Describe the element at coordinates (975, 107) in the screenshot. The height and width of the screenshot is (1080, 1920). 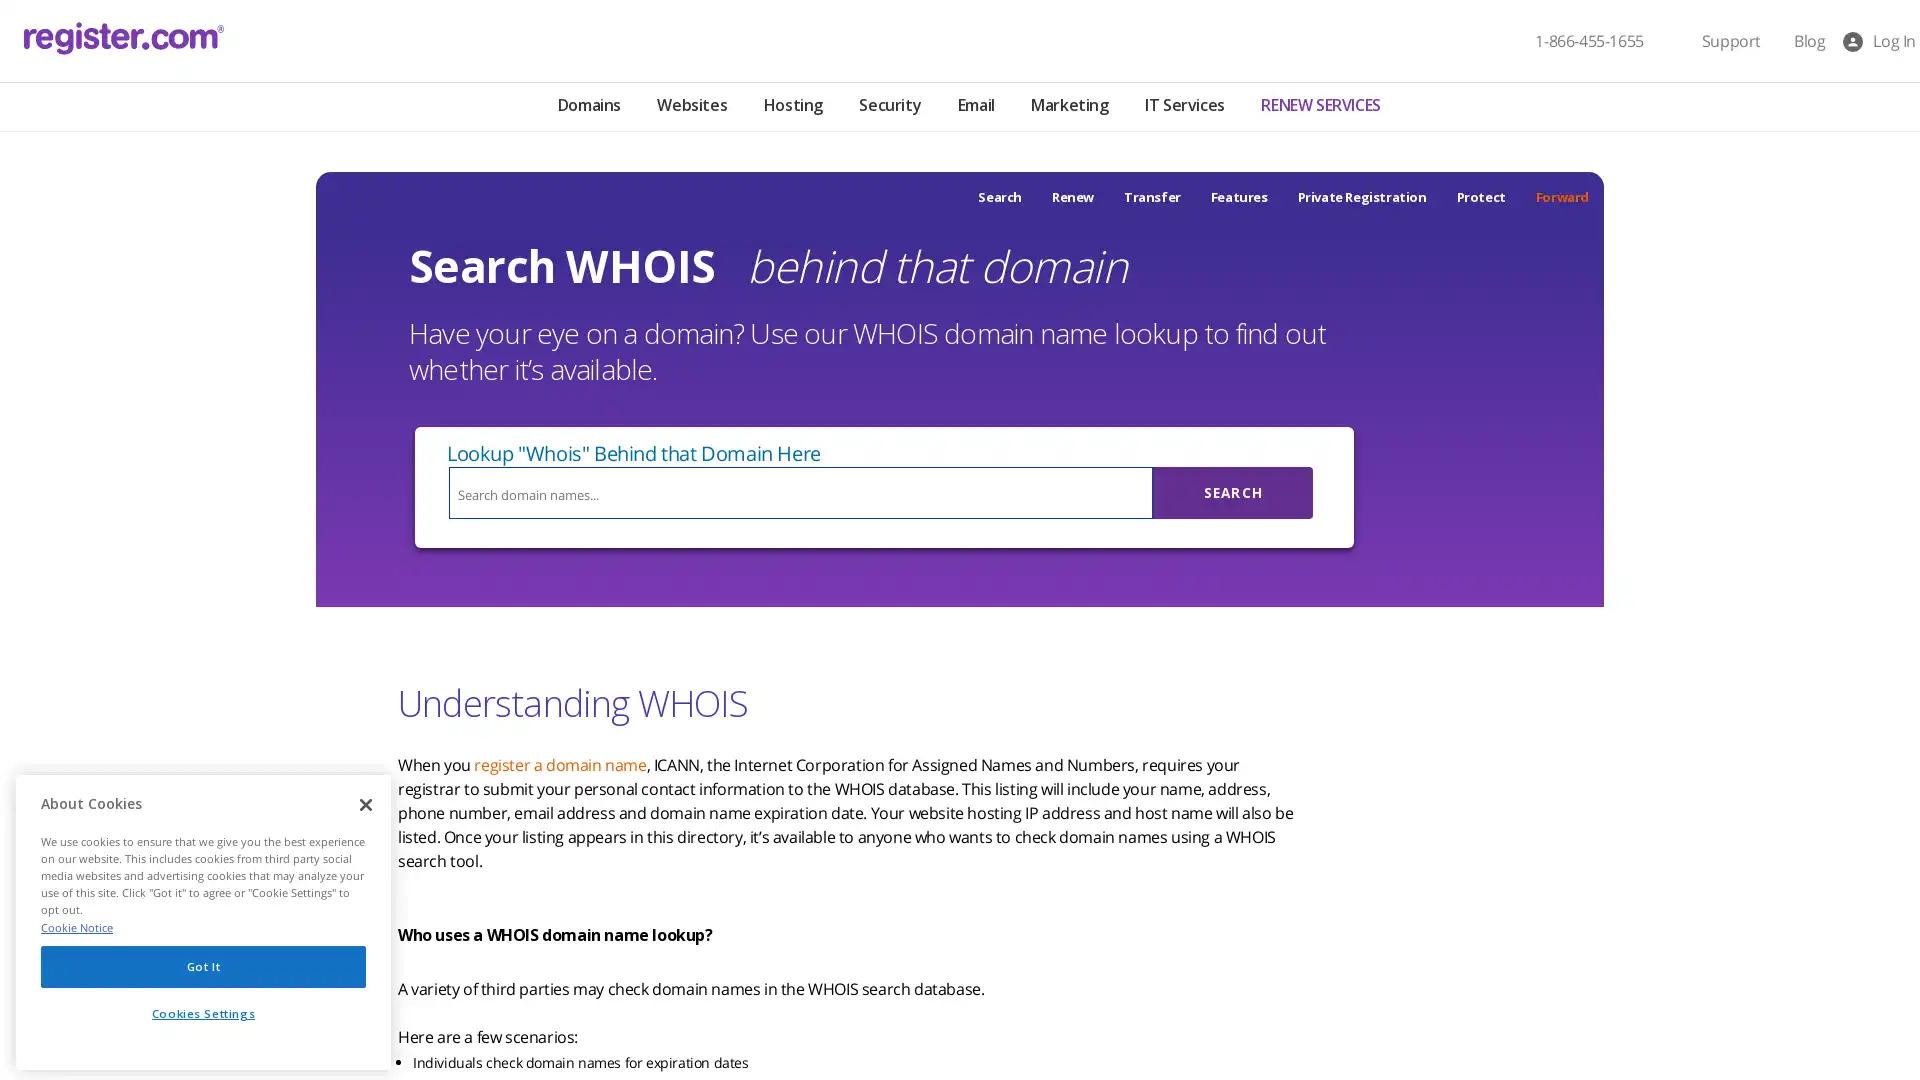
I see `Email` at that location.